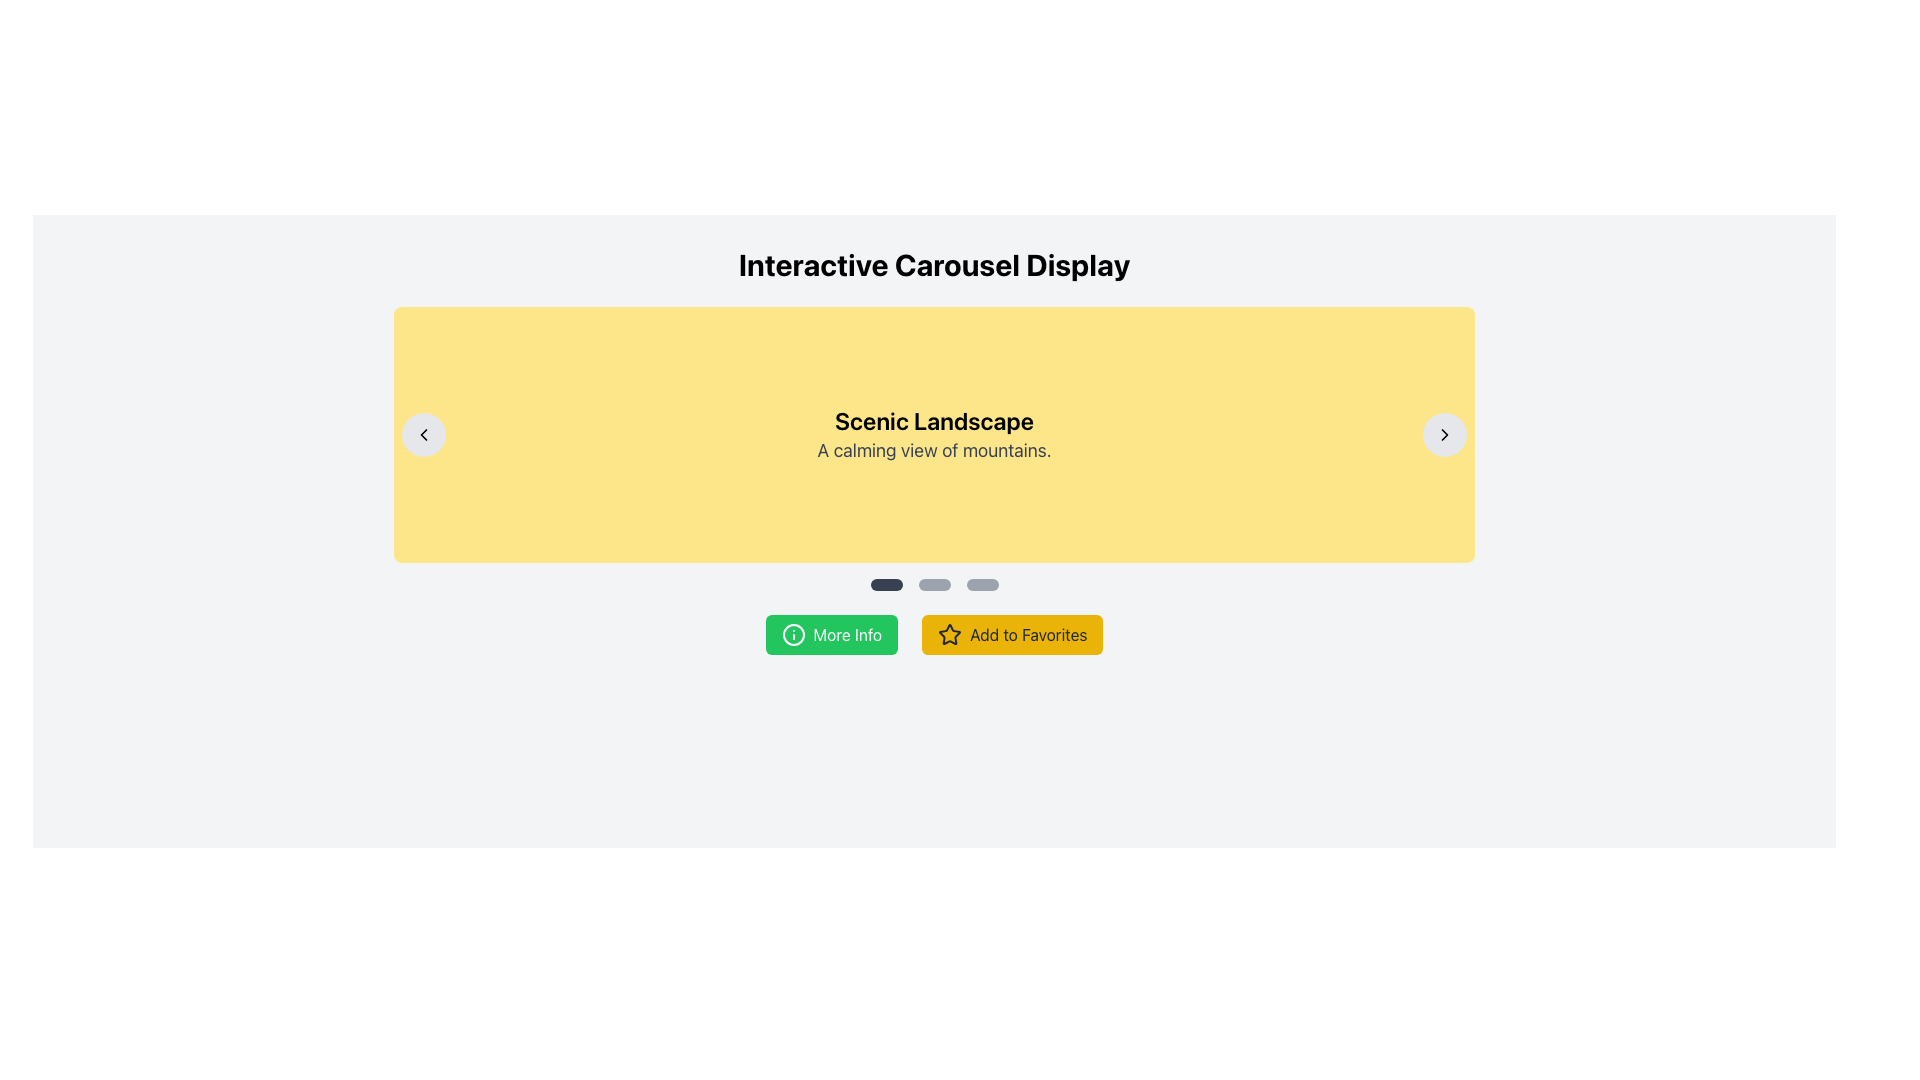 Image resolution: width=1920 pixels, height=1080 pixels. Describe the element at coordinates (422, 434) in the screenshot. I see `the left navigation button located to the left of the large yellow panel displaying 'Scenic Landscape: A calming view of mountains'` at that location.